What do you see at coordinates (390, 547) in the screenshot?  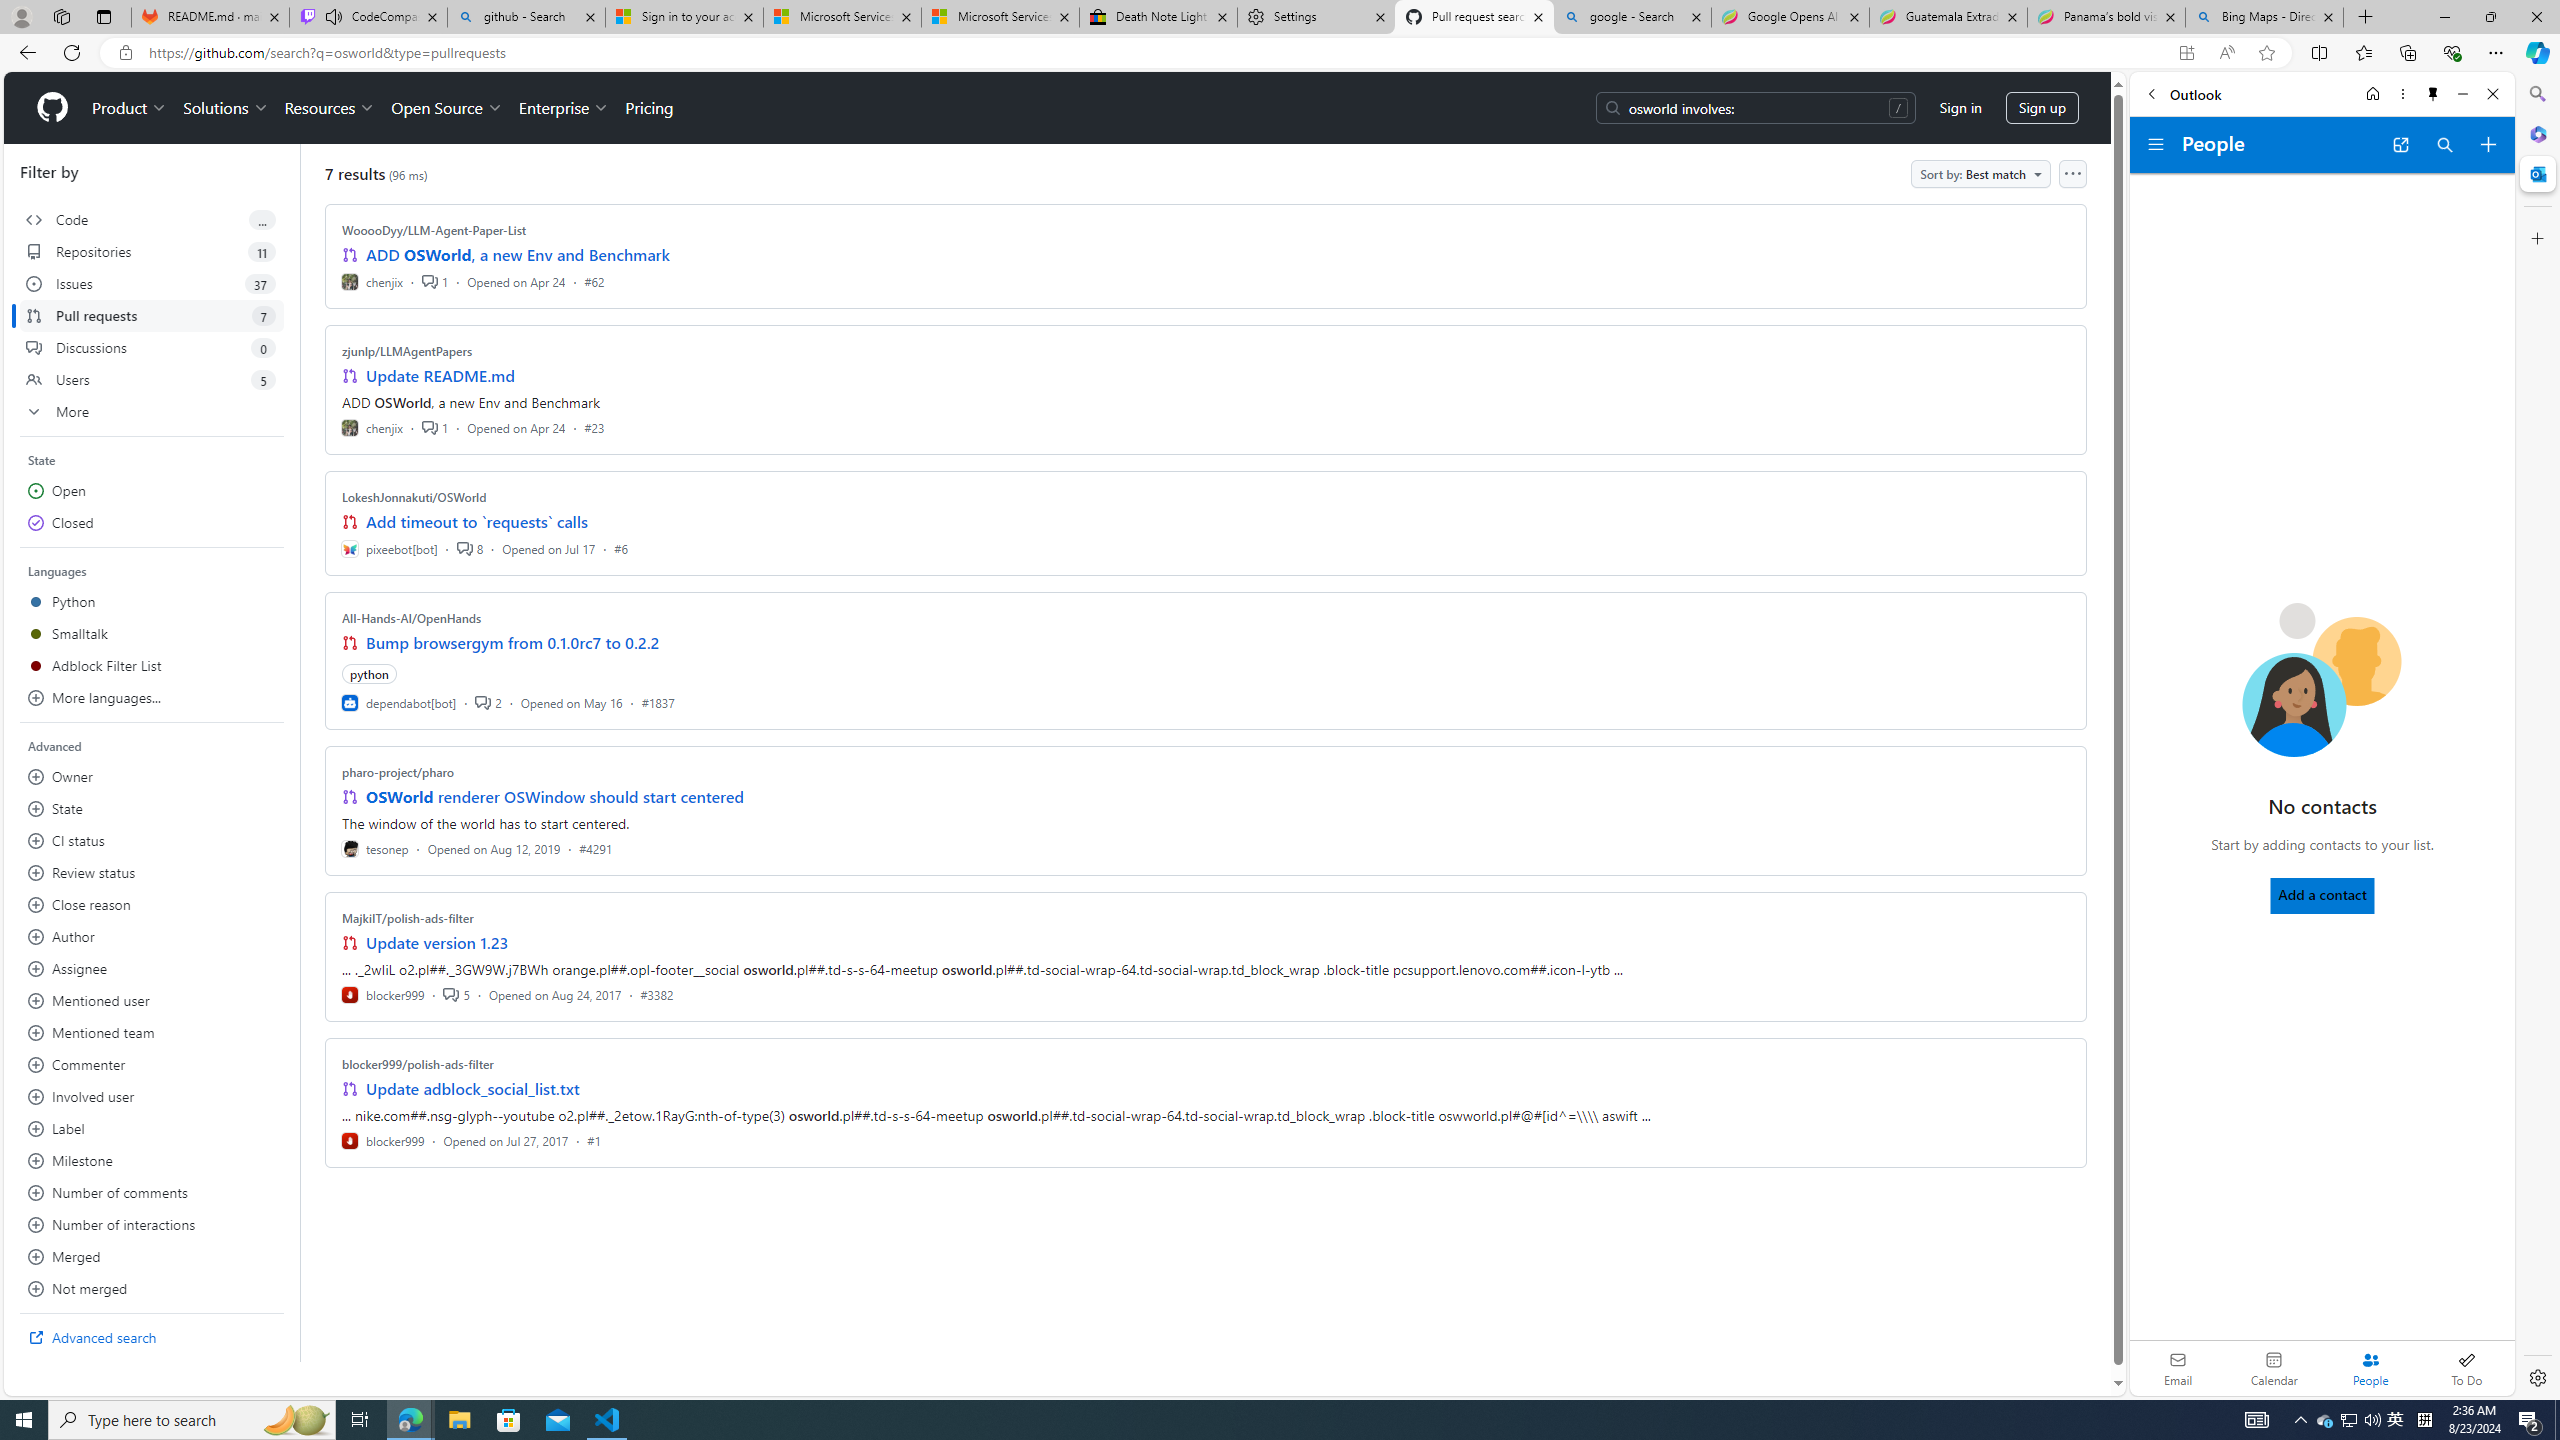 I see `'pixeebot[bot]'` at bounding box center [390, 547].